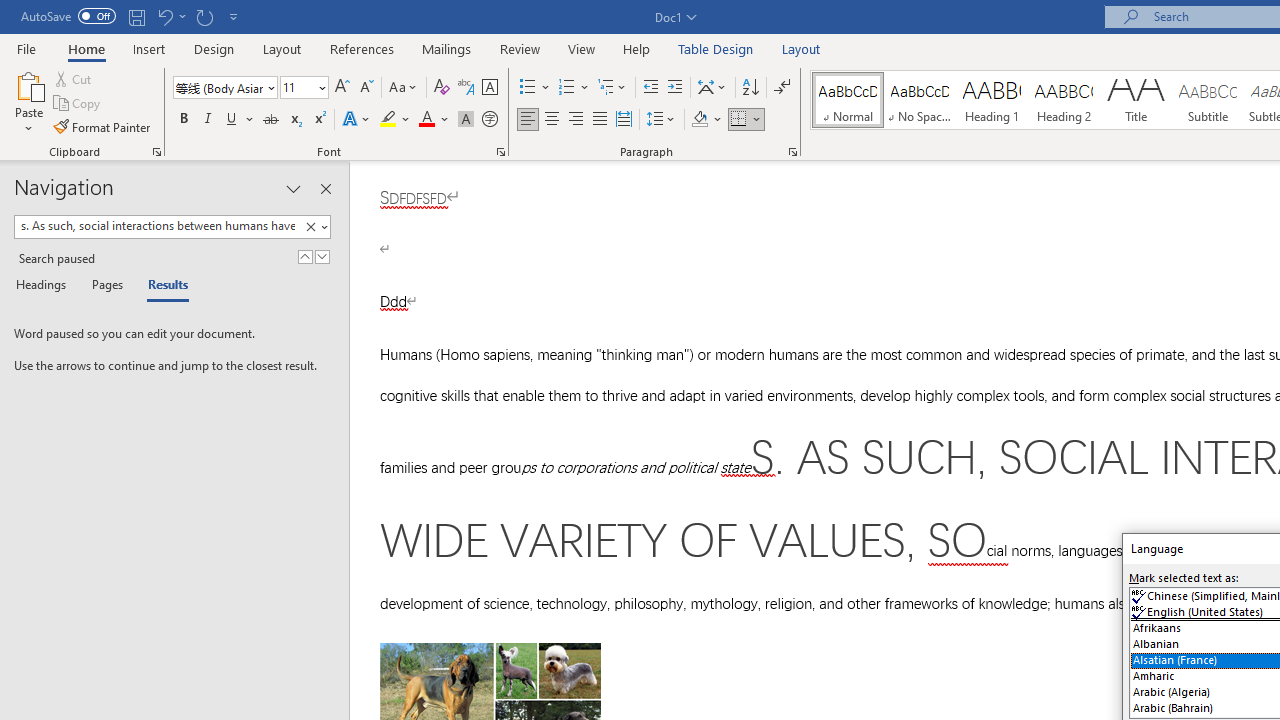 This screenshot has height=720, width=1280. I want to click on 'Design', so click(214, 48).